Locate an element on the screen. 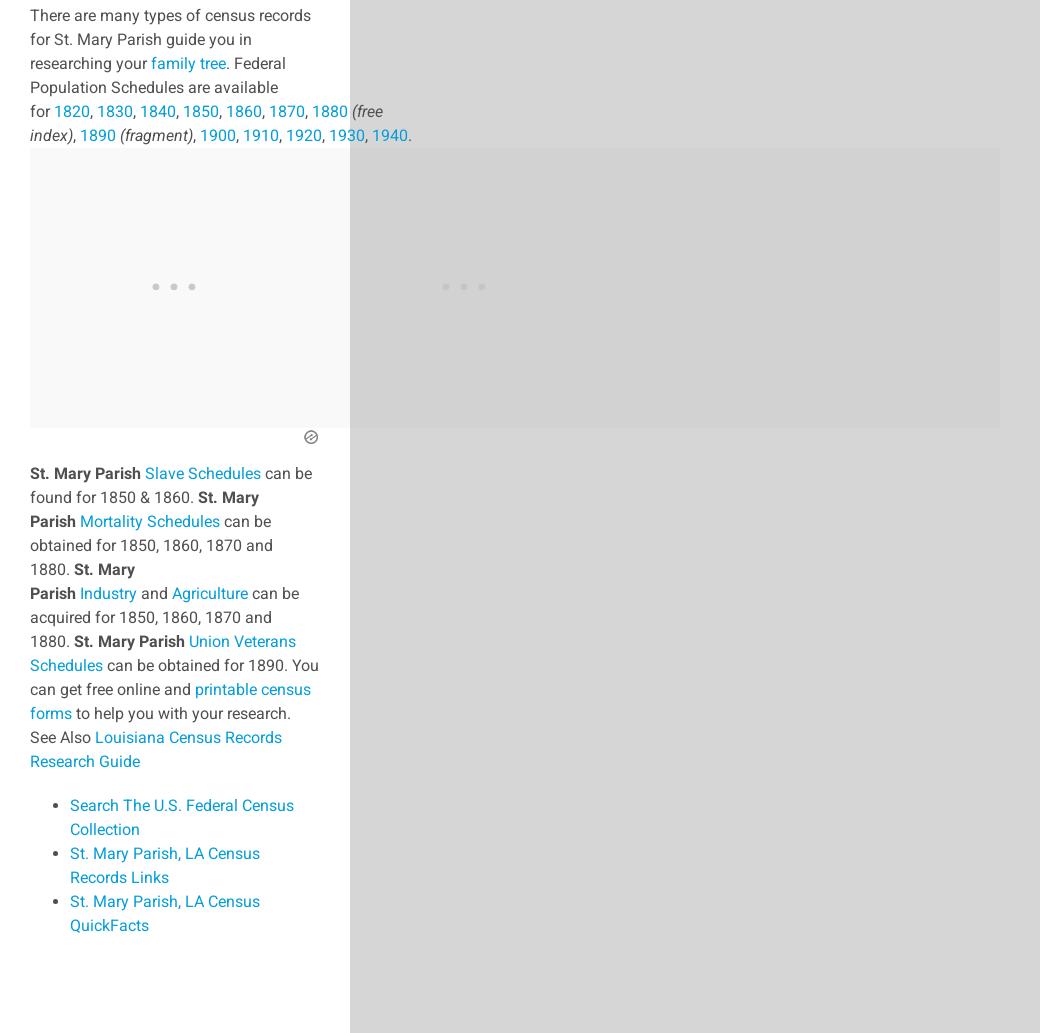 This screenshot has width=1040, height=1033. 'Union Veterans Schedules' is located at coordinates (162, 651).